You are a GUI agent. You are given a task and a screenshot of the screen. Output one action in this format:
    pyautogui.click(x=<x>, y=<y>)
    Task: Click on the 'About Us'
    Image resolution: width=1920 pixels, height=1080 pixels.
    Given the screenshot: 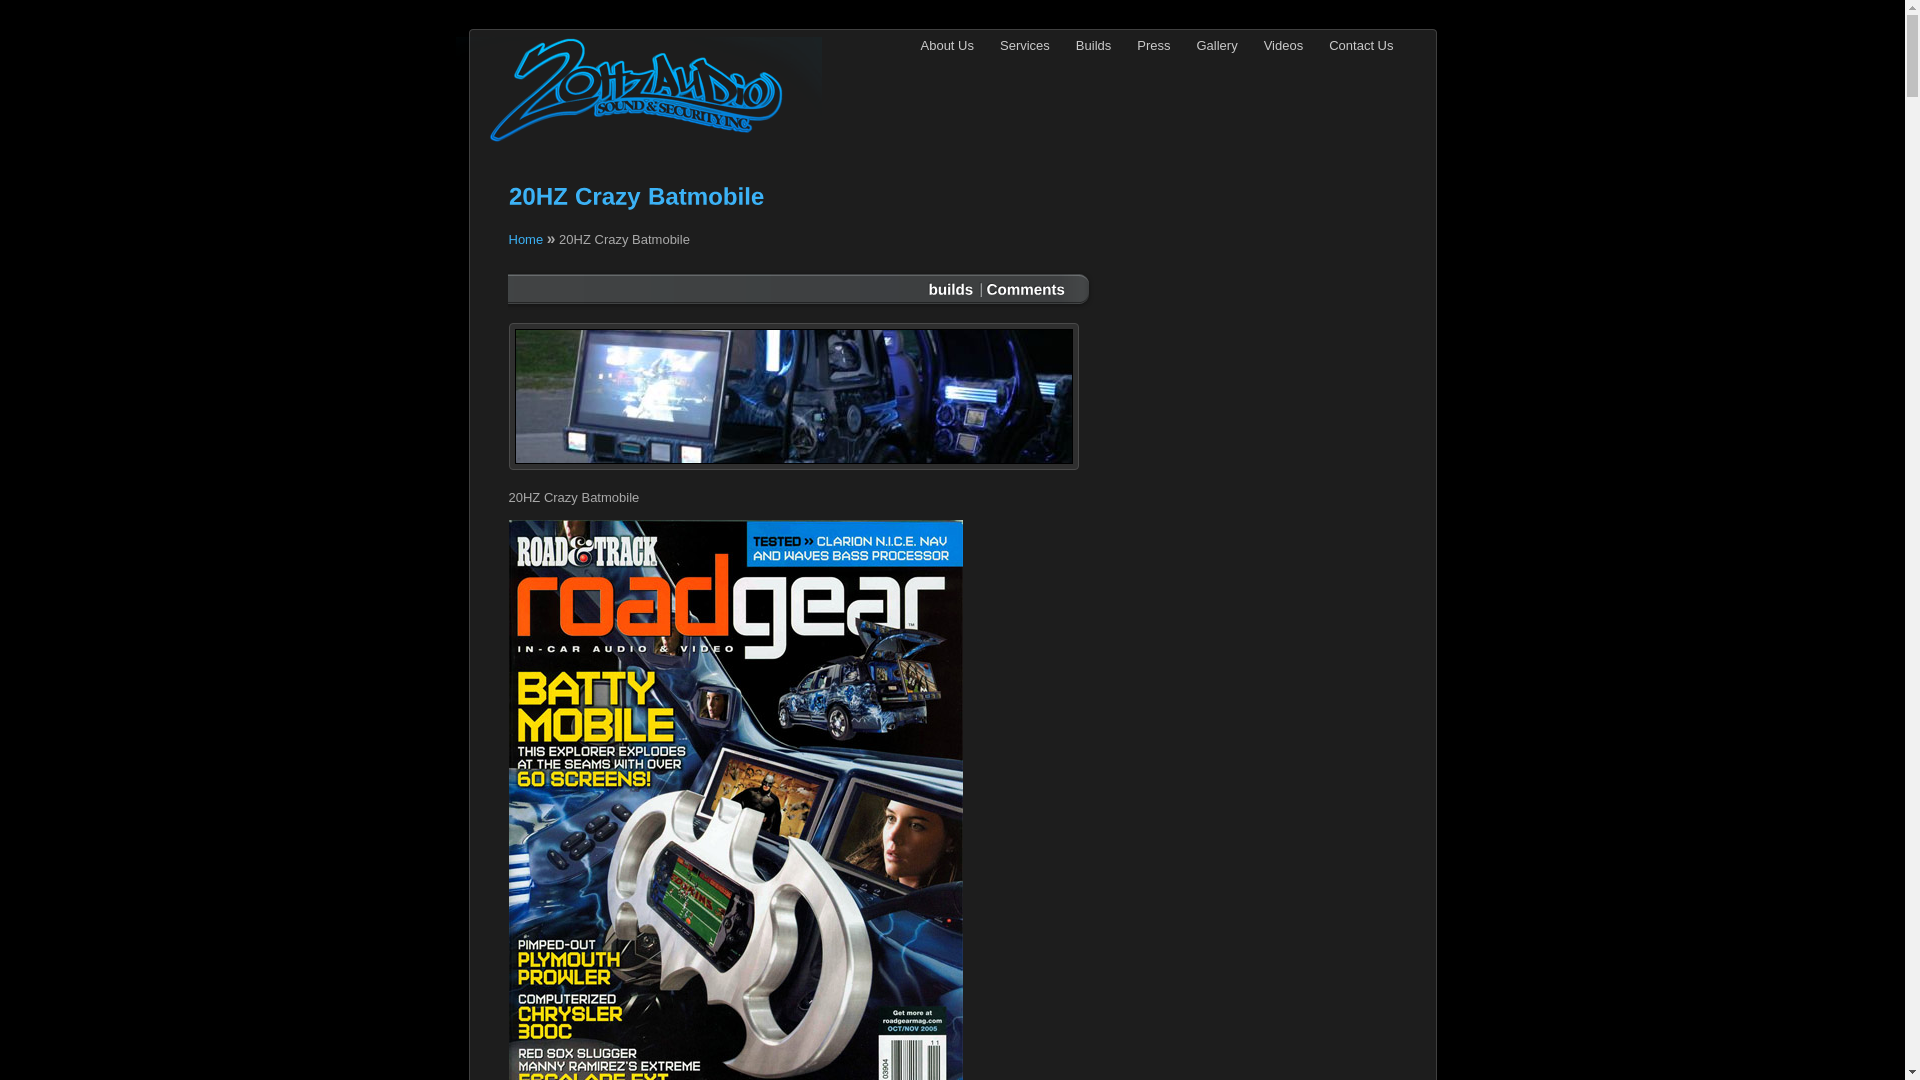 What is the action you would take?
    pyautogui.click(x=906, y=45)
    